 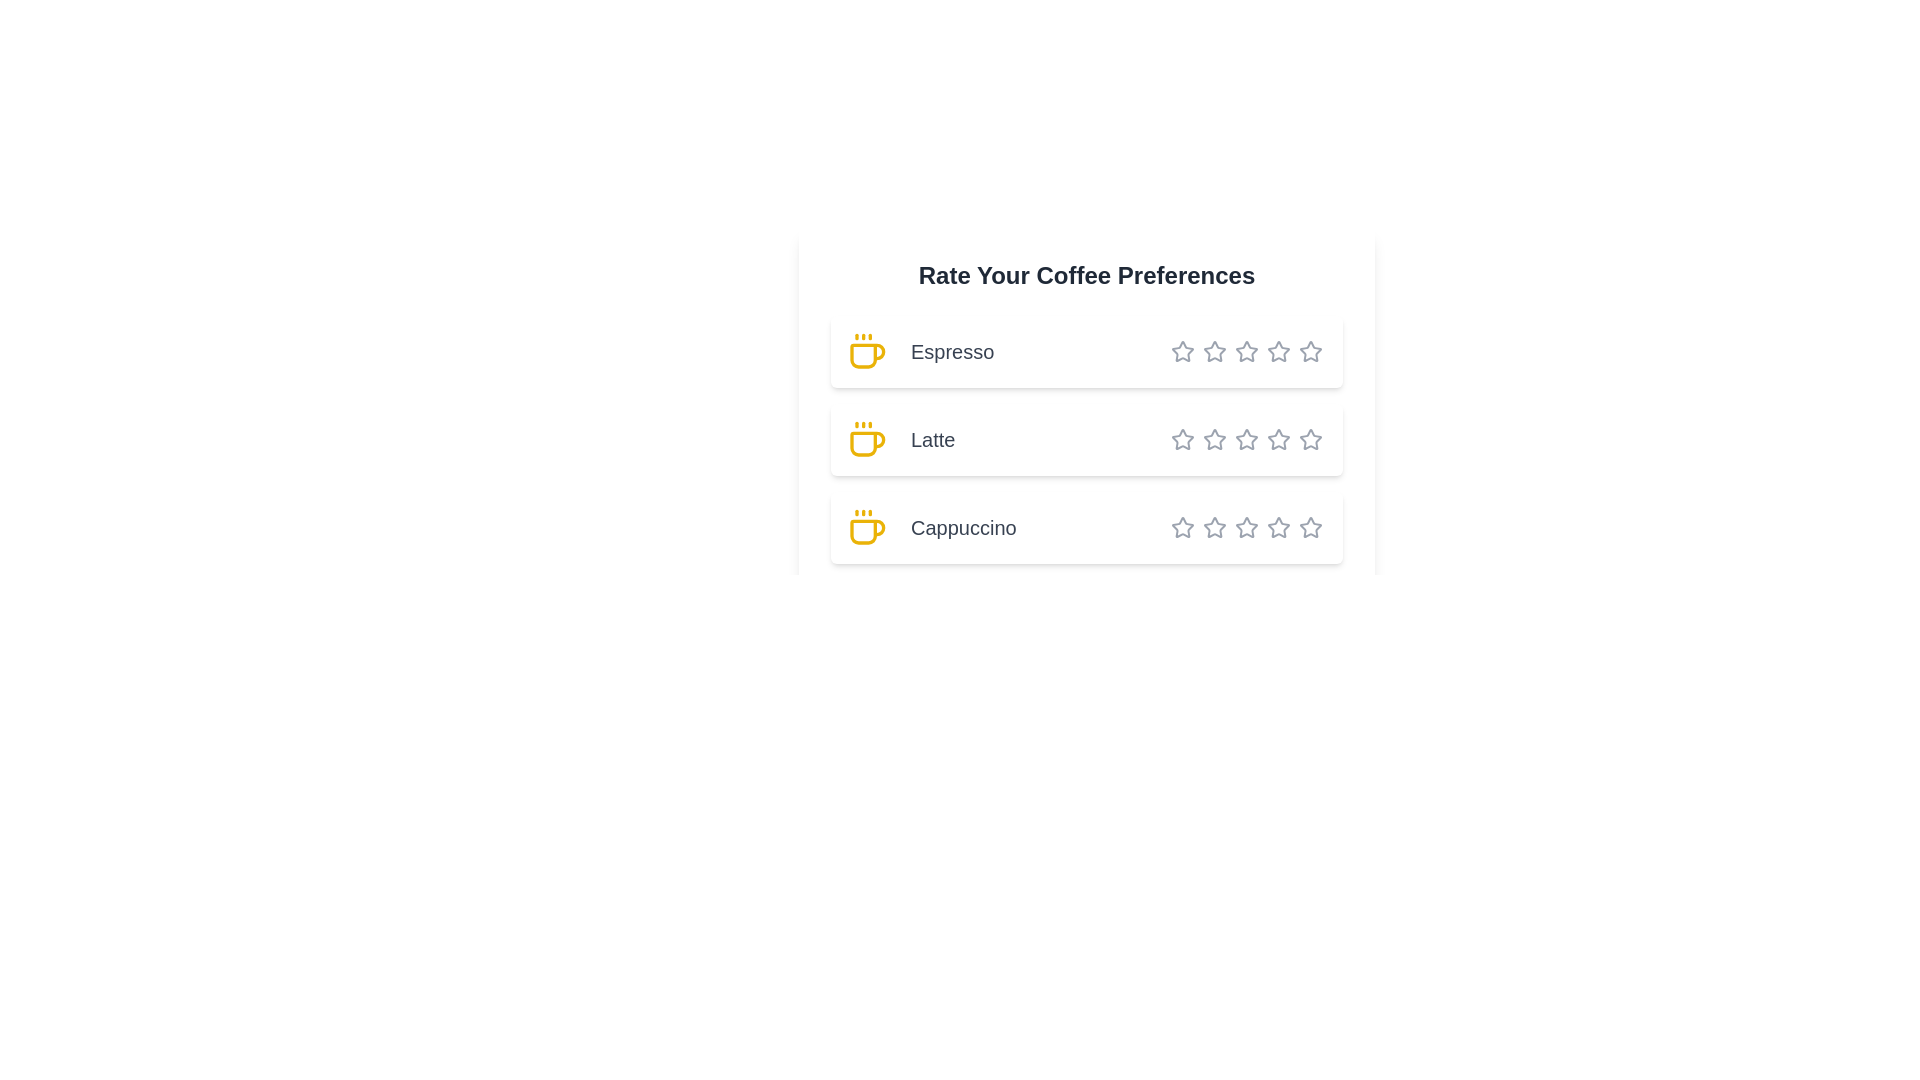 What do you see at coordinates (1222, 527) in the screenshot?
I see `the star corresponding to 3 stars for the coffee type Cappuccino` at bounding box center [1222, 527].